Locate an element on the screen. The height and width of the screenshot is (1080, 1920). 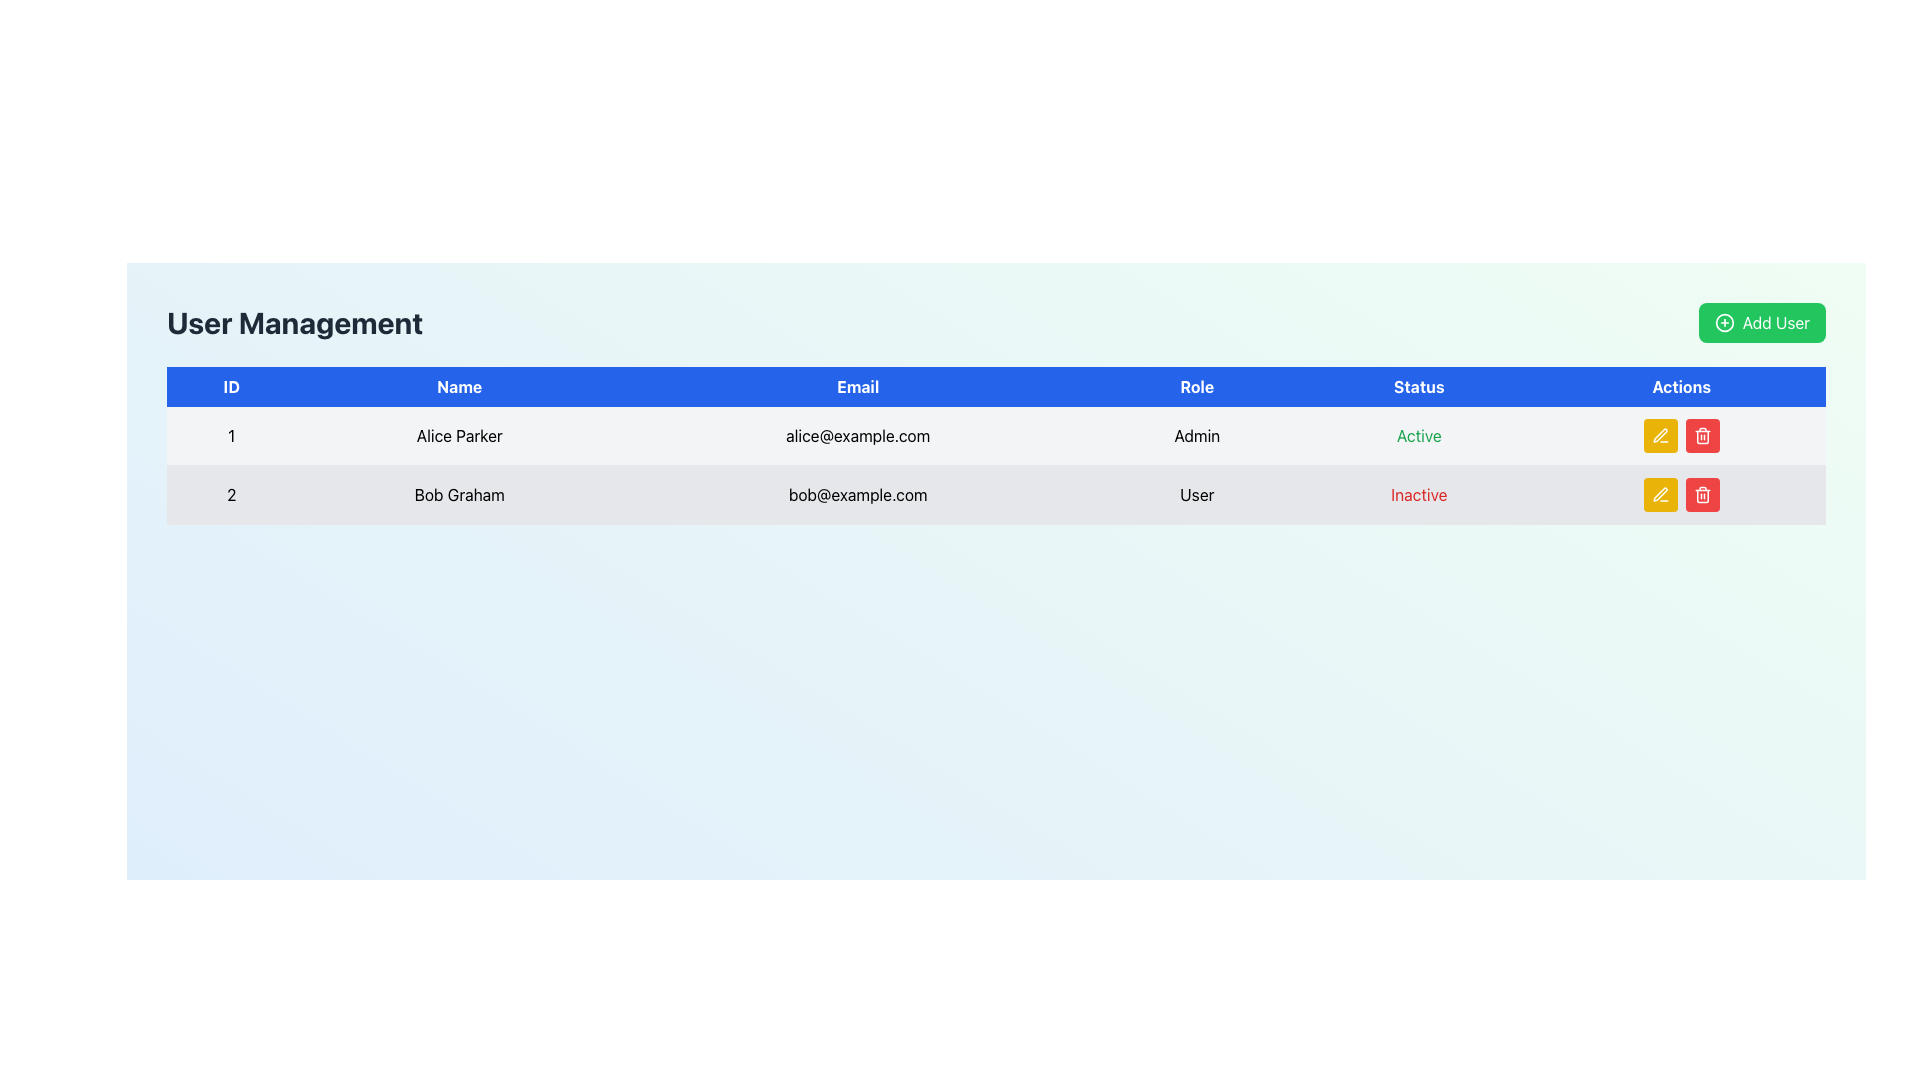
the 'Active' text label styled in green, located under the 'Status' column for 'Alice Parker' in the first row of the table is located at coordinates (1418, 435).